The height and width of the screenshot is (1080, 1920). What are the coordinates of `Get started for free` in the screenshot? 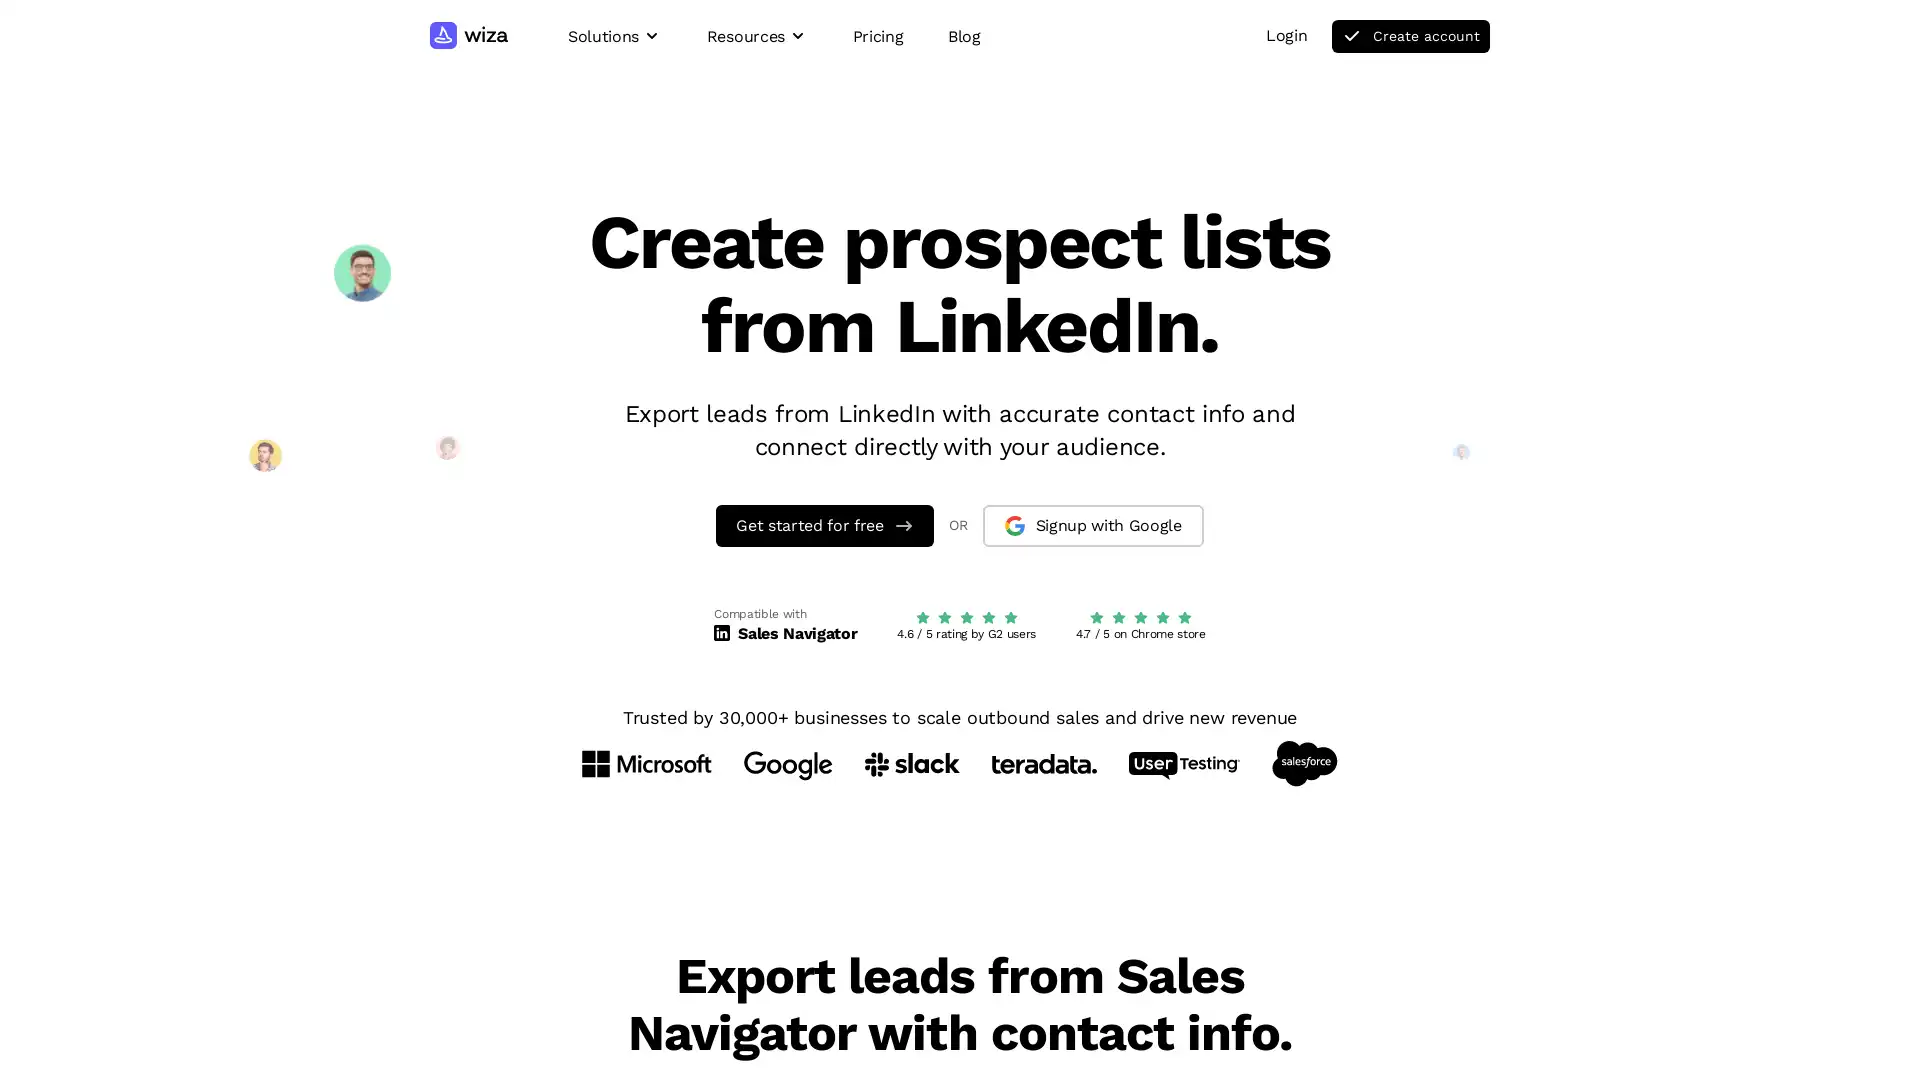 It's located at (825, 523).